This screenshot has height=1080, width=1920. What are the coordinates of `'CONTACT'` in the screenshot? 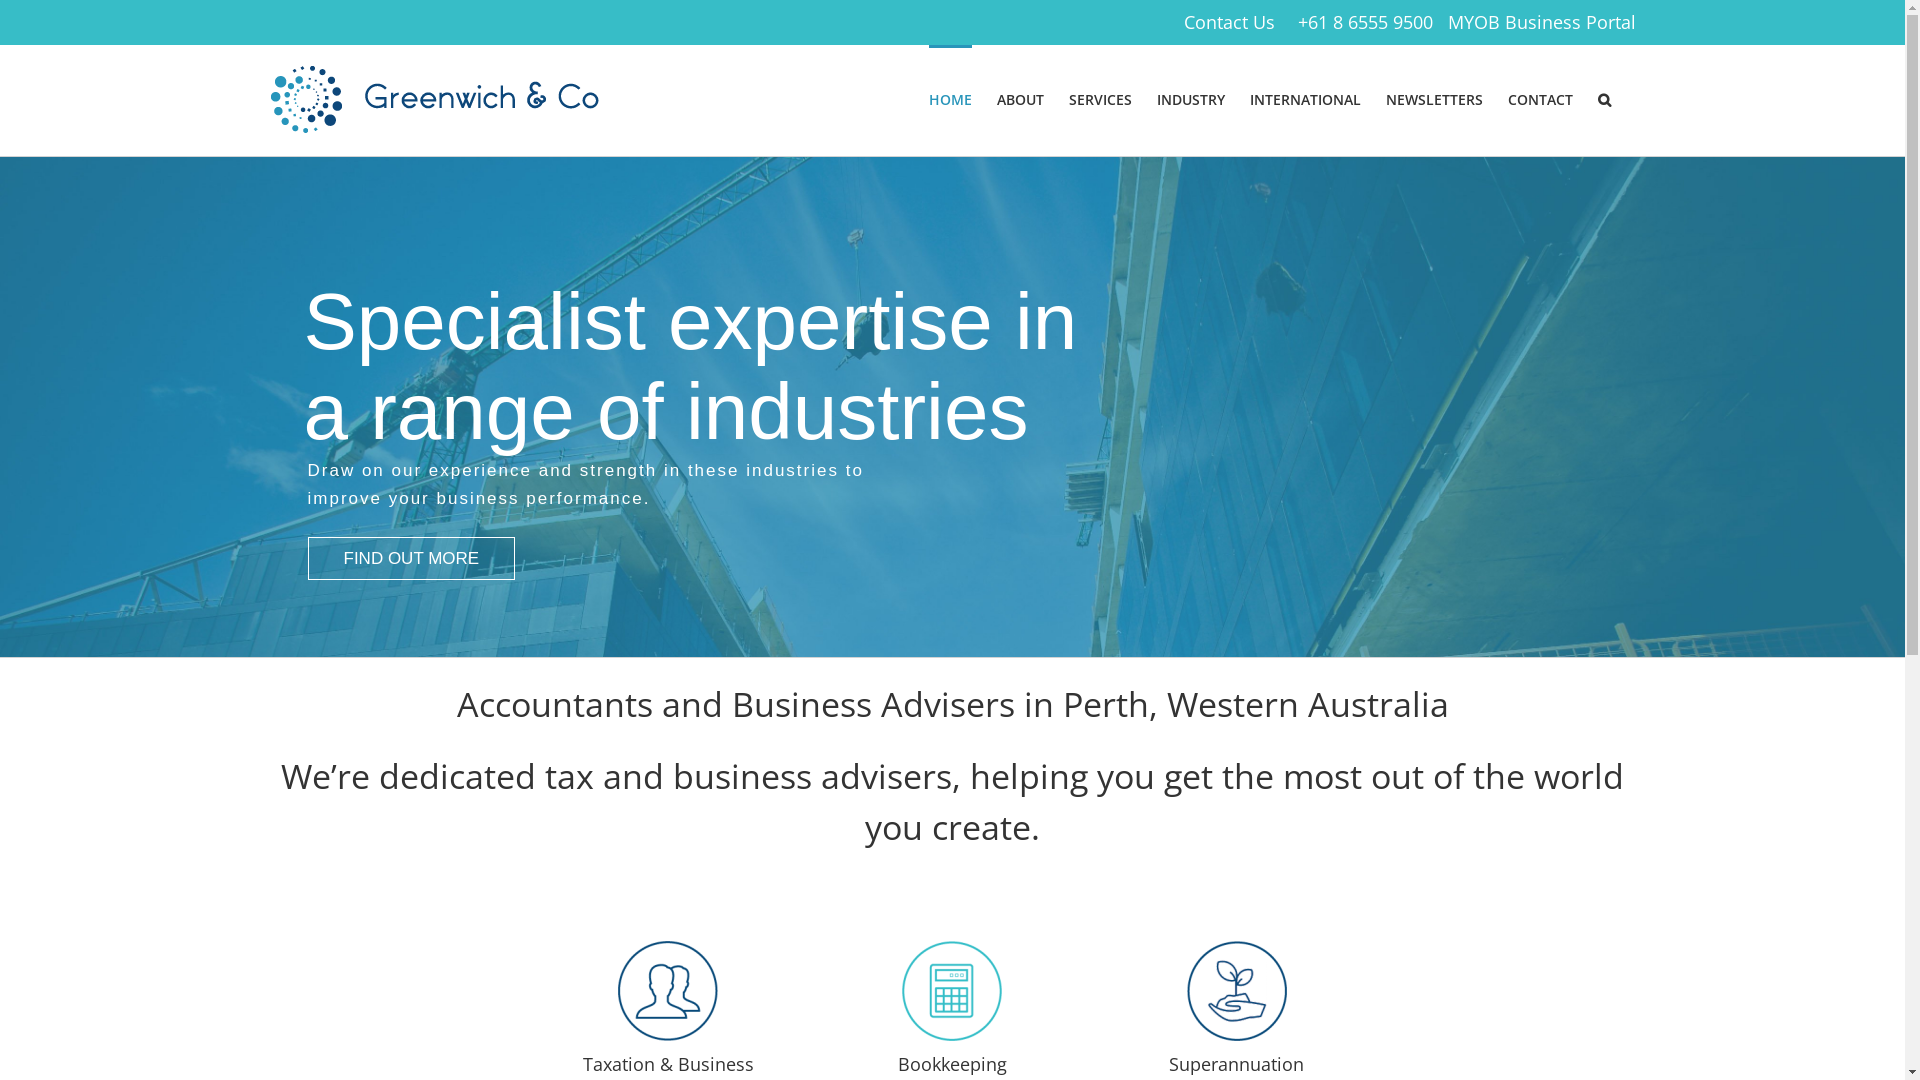 It's located at (1539, 98).